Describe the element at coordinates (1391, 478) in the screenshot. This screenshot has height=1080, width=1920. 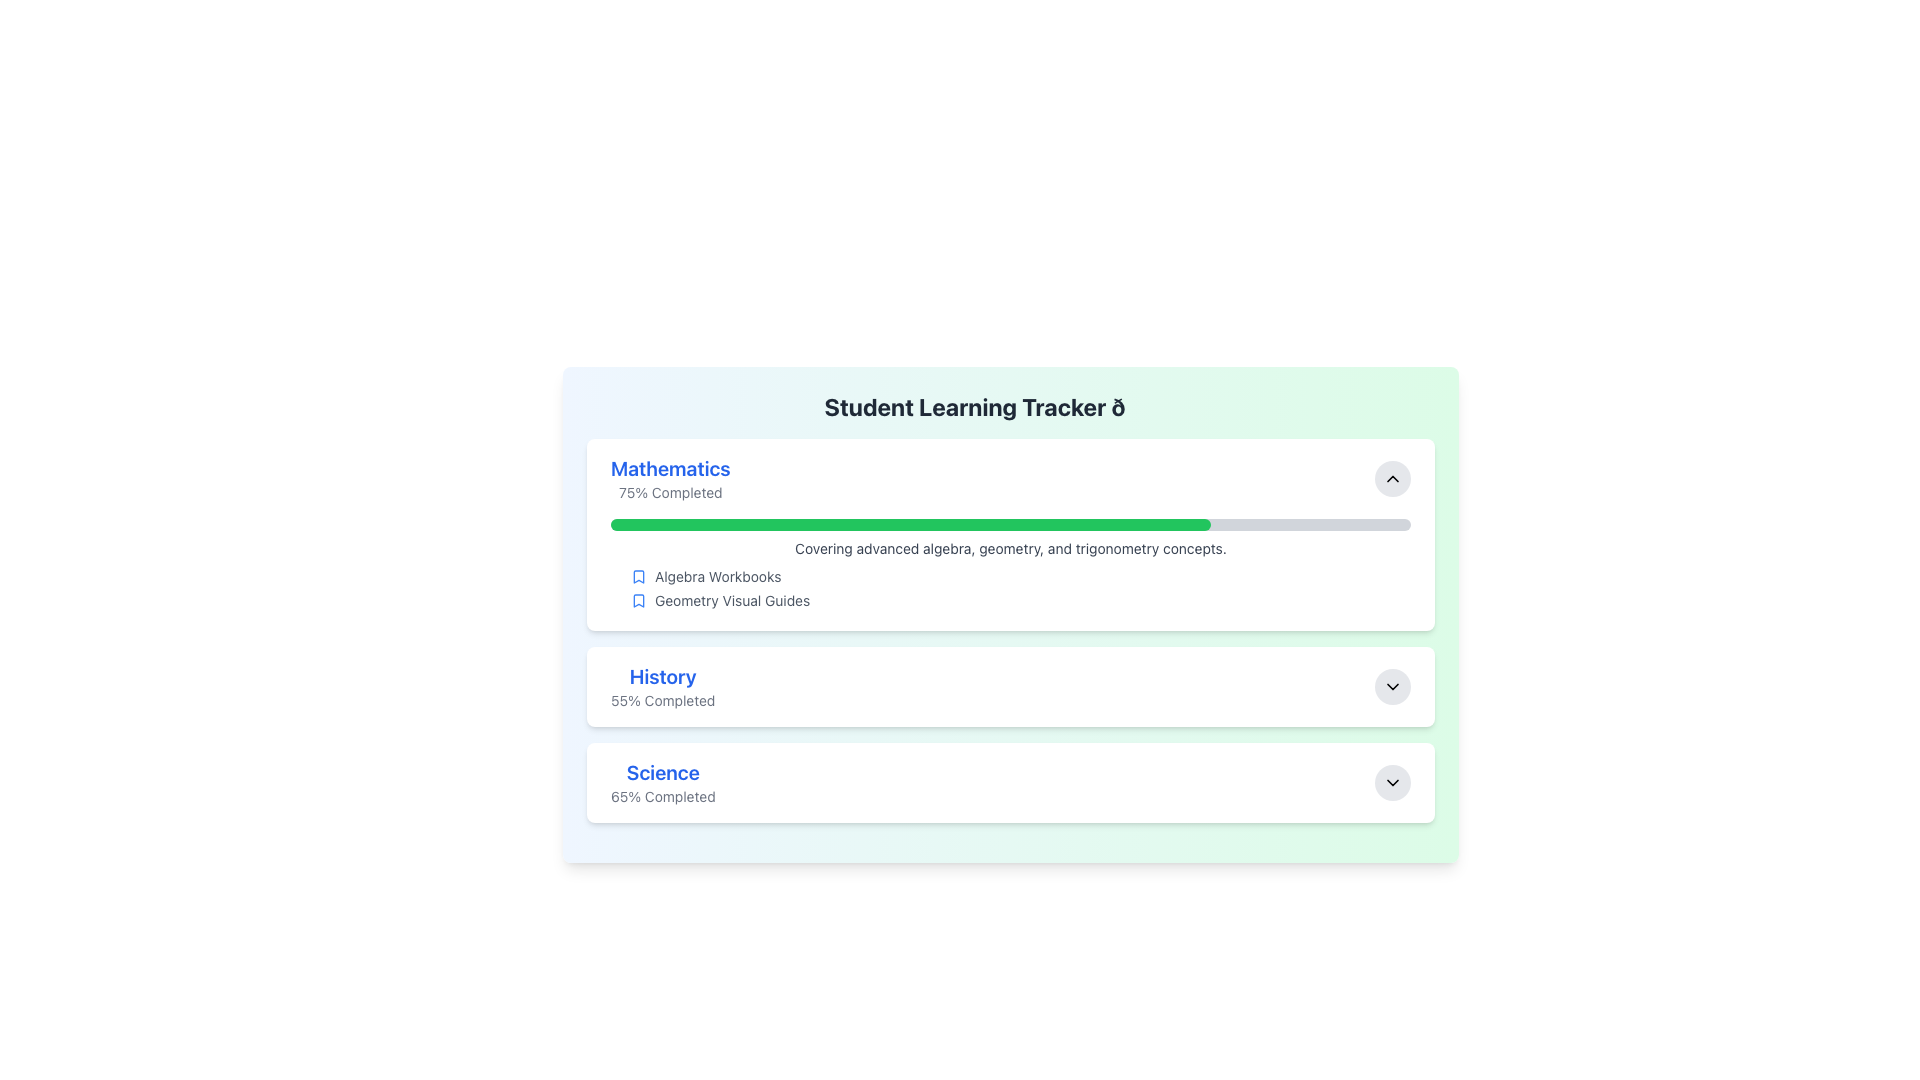
I see `the circular button with a light gray background and an upward-pointing arrow icon` at that location.